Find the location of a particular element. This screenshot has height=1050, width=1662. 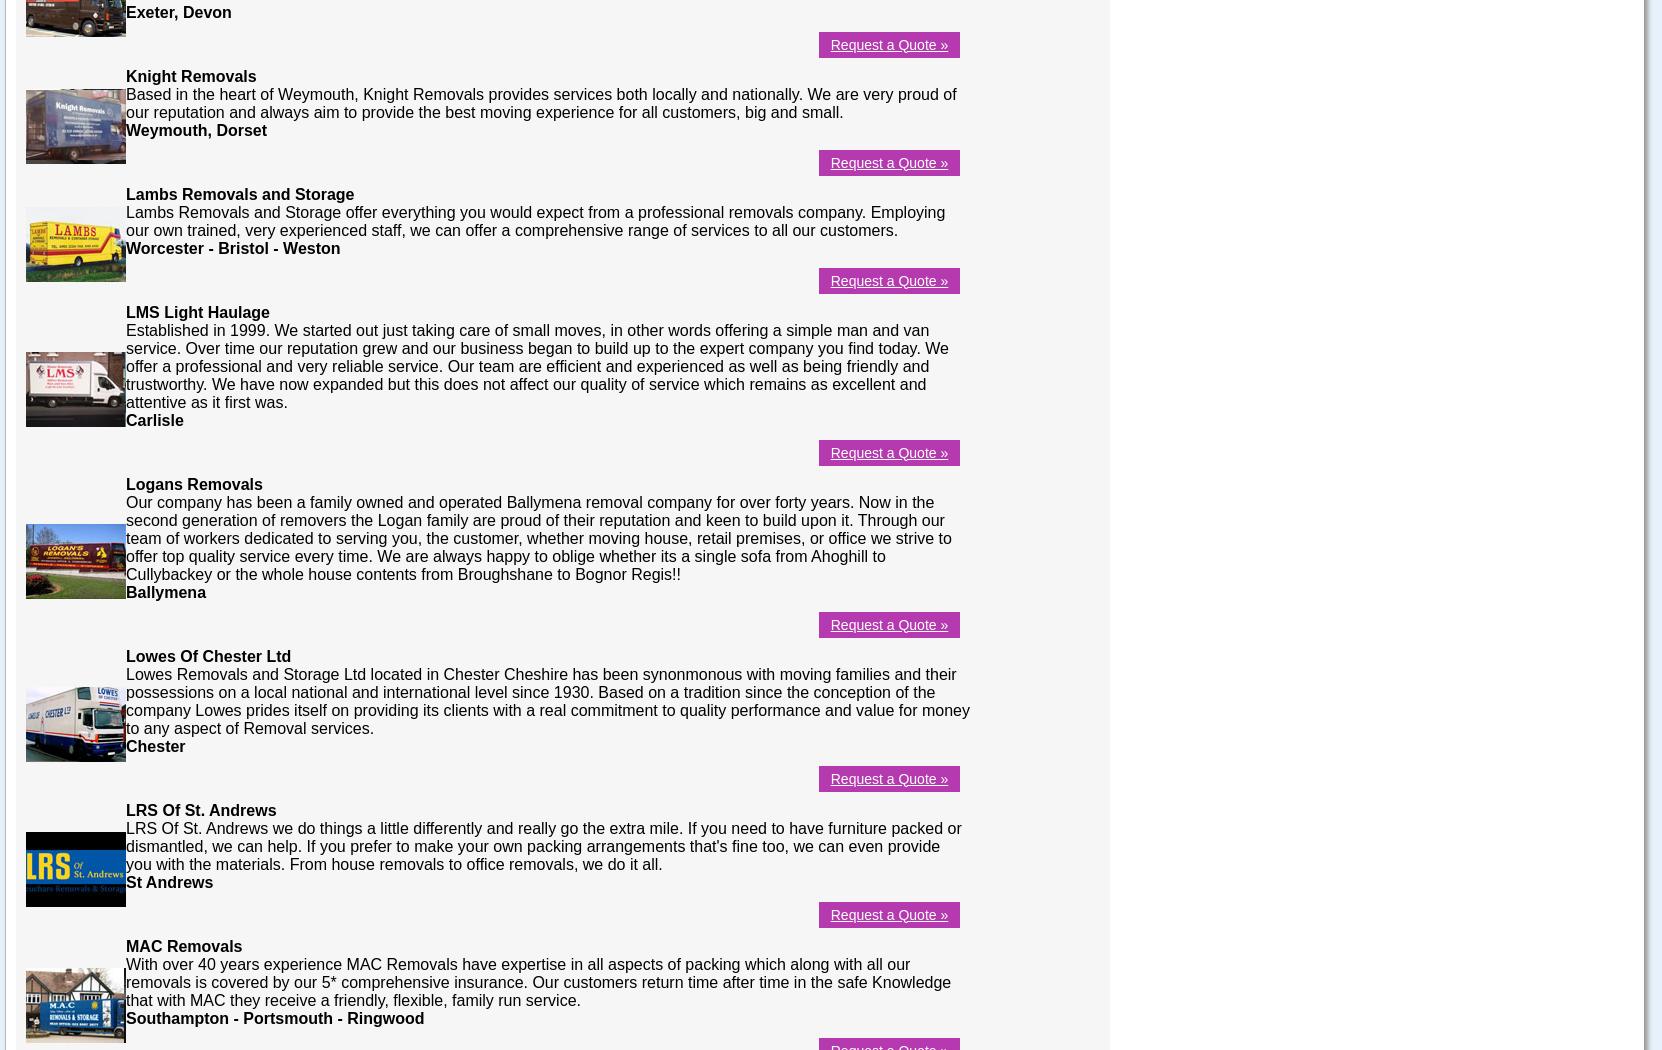

'Established in 1999. We started out just taking care of small moves, in other words offering a simple man and van service. Over time our reputation grew and our business began to build up to the expert company you find today.

We offer a professional and very reliable service. Our team are efficient and experienced as well as being friendly and trustworthy. We have now expanded but this does not affect our quality of service which remains as excellent and attentive as it first was.' is located at coordinates (535, 364).